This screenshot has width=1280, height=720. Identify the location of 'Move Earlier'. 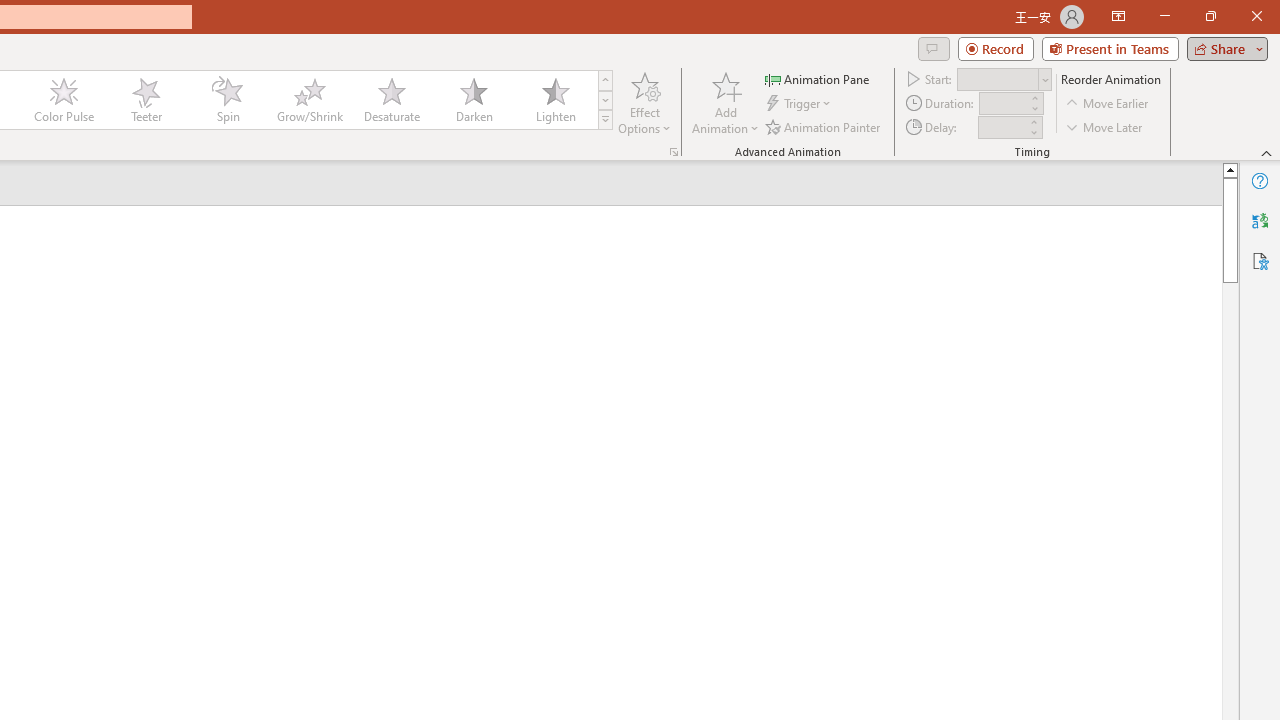
(1106, 103).